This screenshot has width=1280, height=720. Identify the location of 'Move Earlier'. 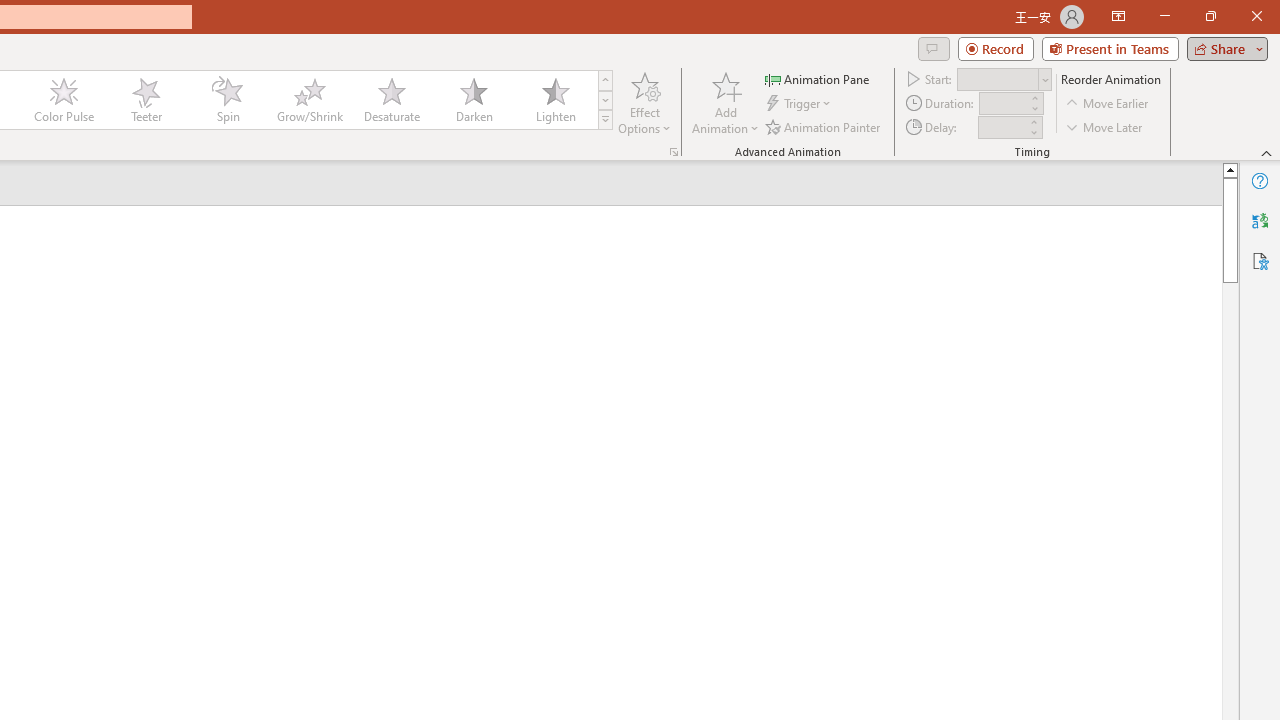
(1106, 103).